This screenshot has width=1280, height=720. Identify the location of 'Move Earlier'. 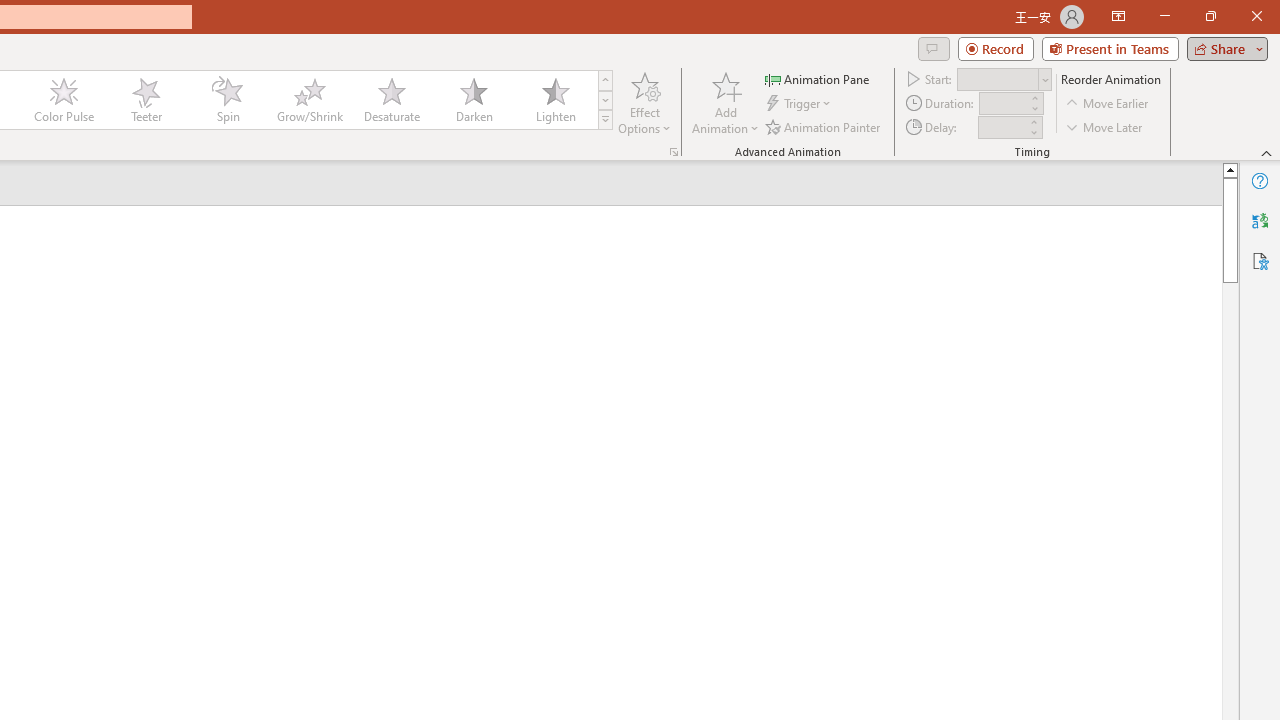
(1106, 103).